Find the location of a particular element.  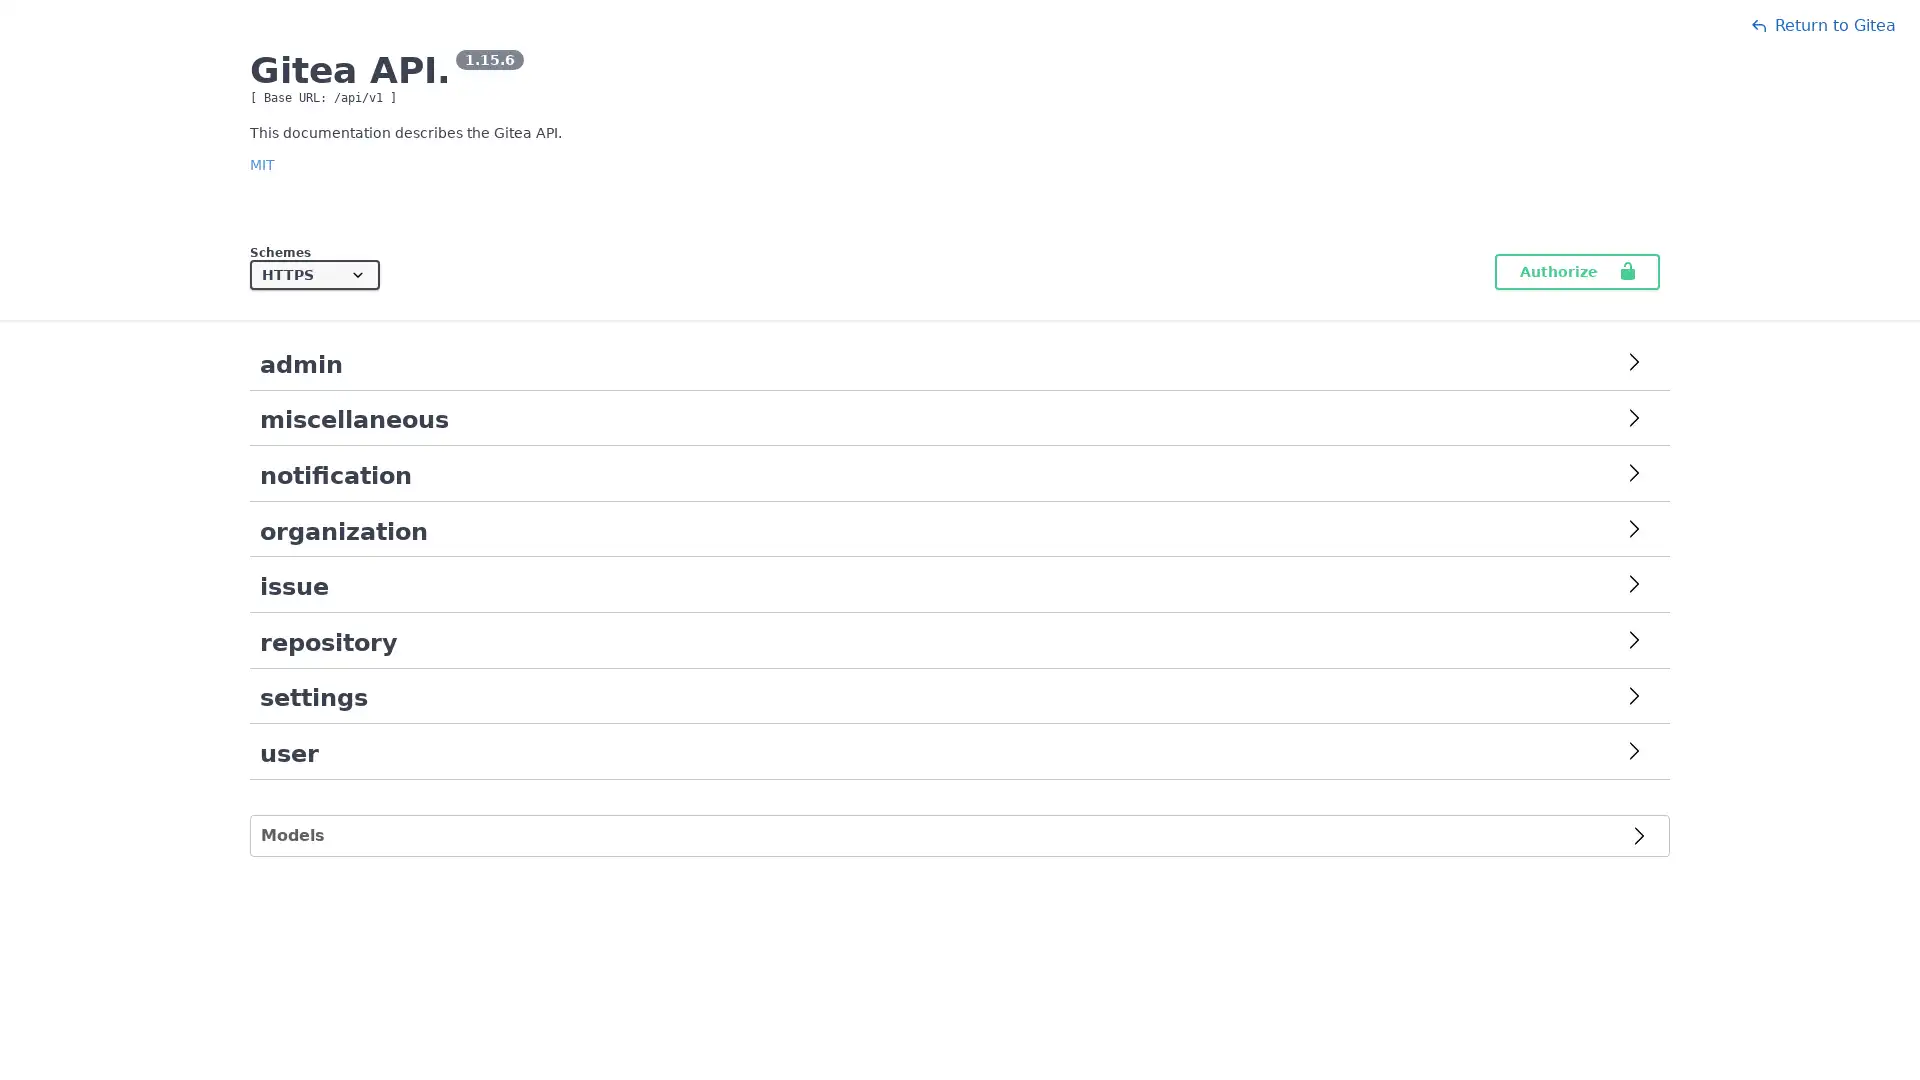

Authorize is located at coordinates (1576, 272).